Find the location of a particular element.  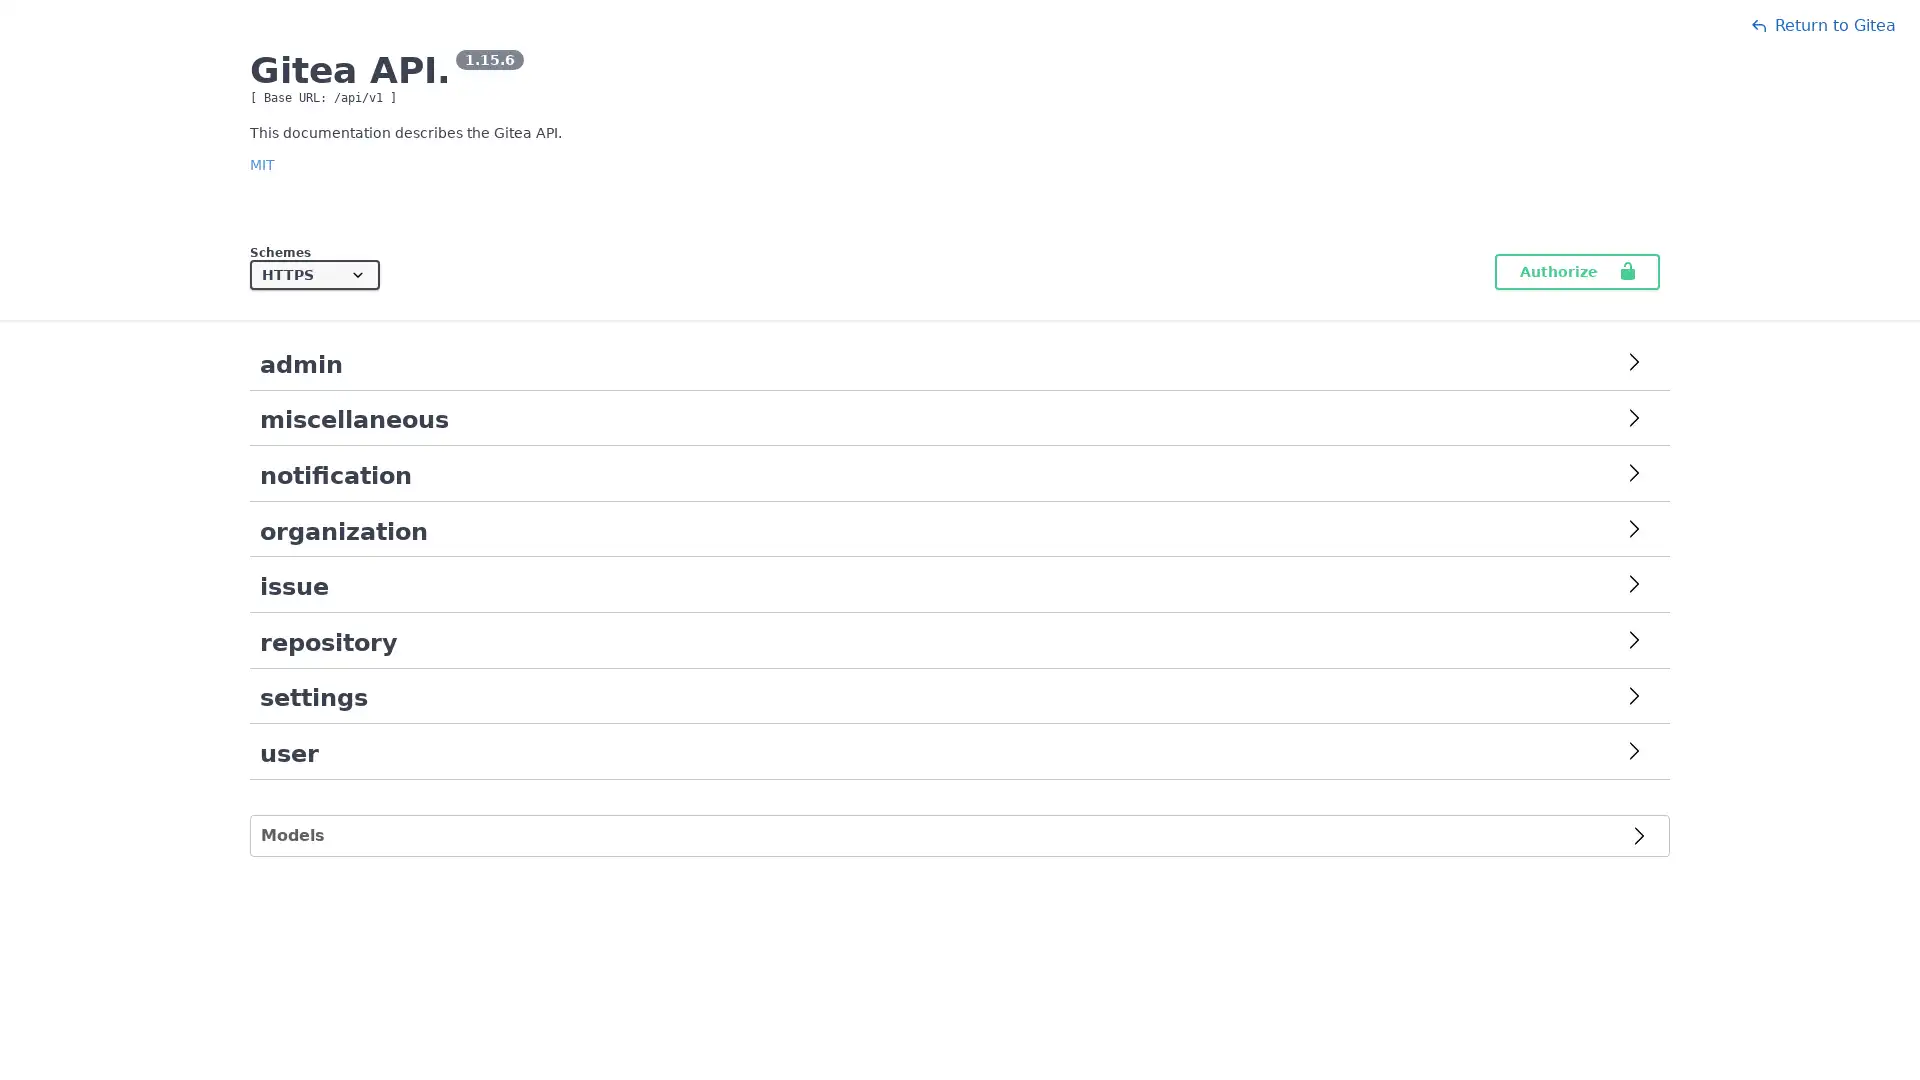

Authorize is located at coordinates (1576, 272).